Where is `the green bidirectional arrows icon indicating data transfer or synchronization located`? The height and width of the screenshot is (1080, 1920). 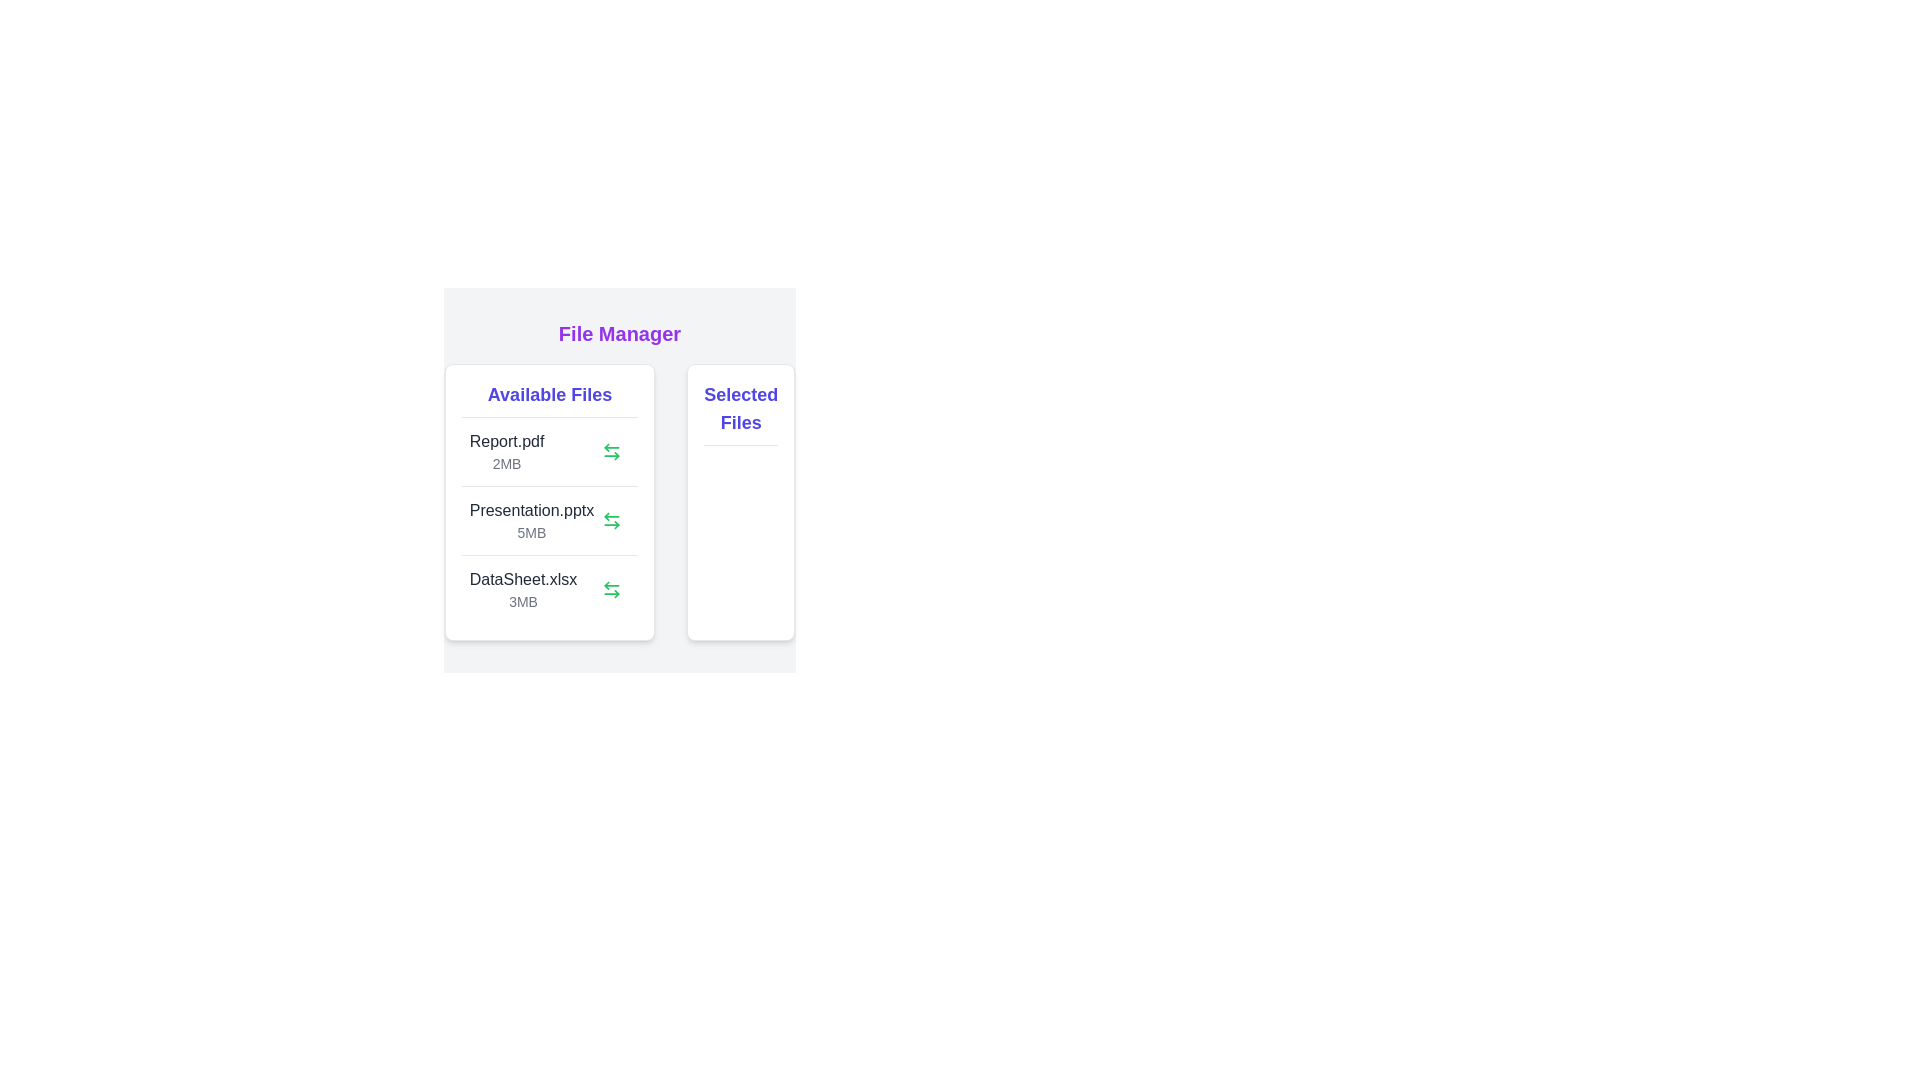
the green bidirectional arrows icon indicating data transfer or synchronization located is located at coordinates (611, 589).